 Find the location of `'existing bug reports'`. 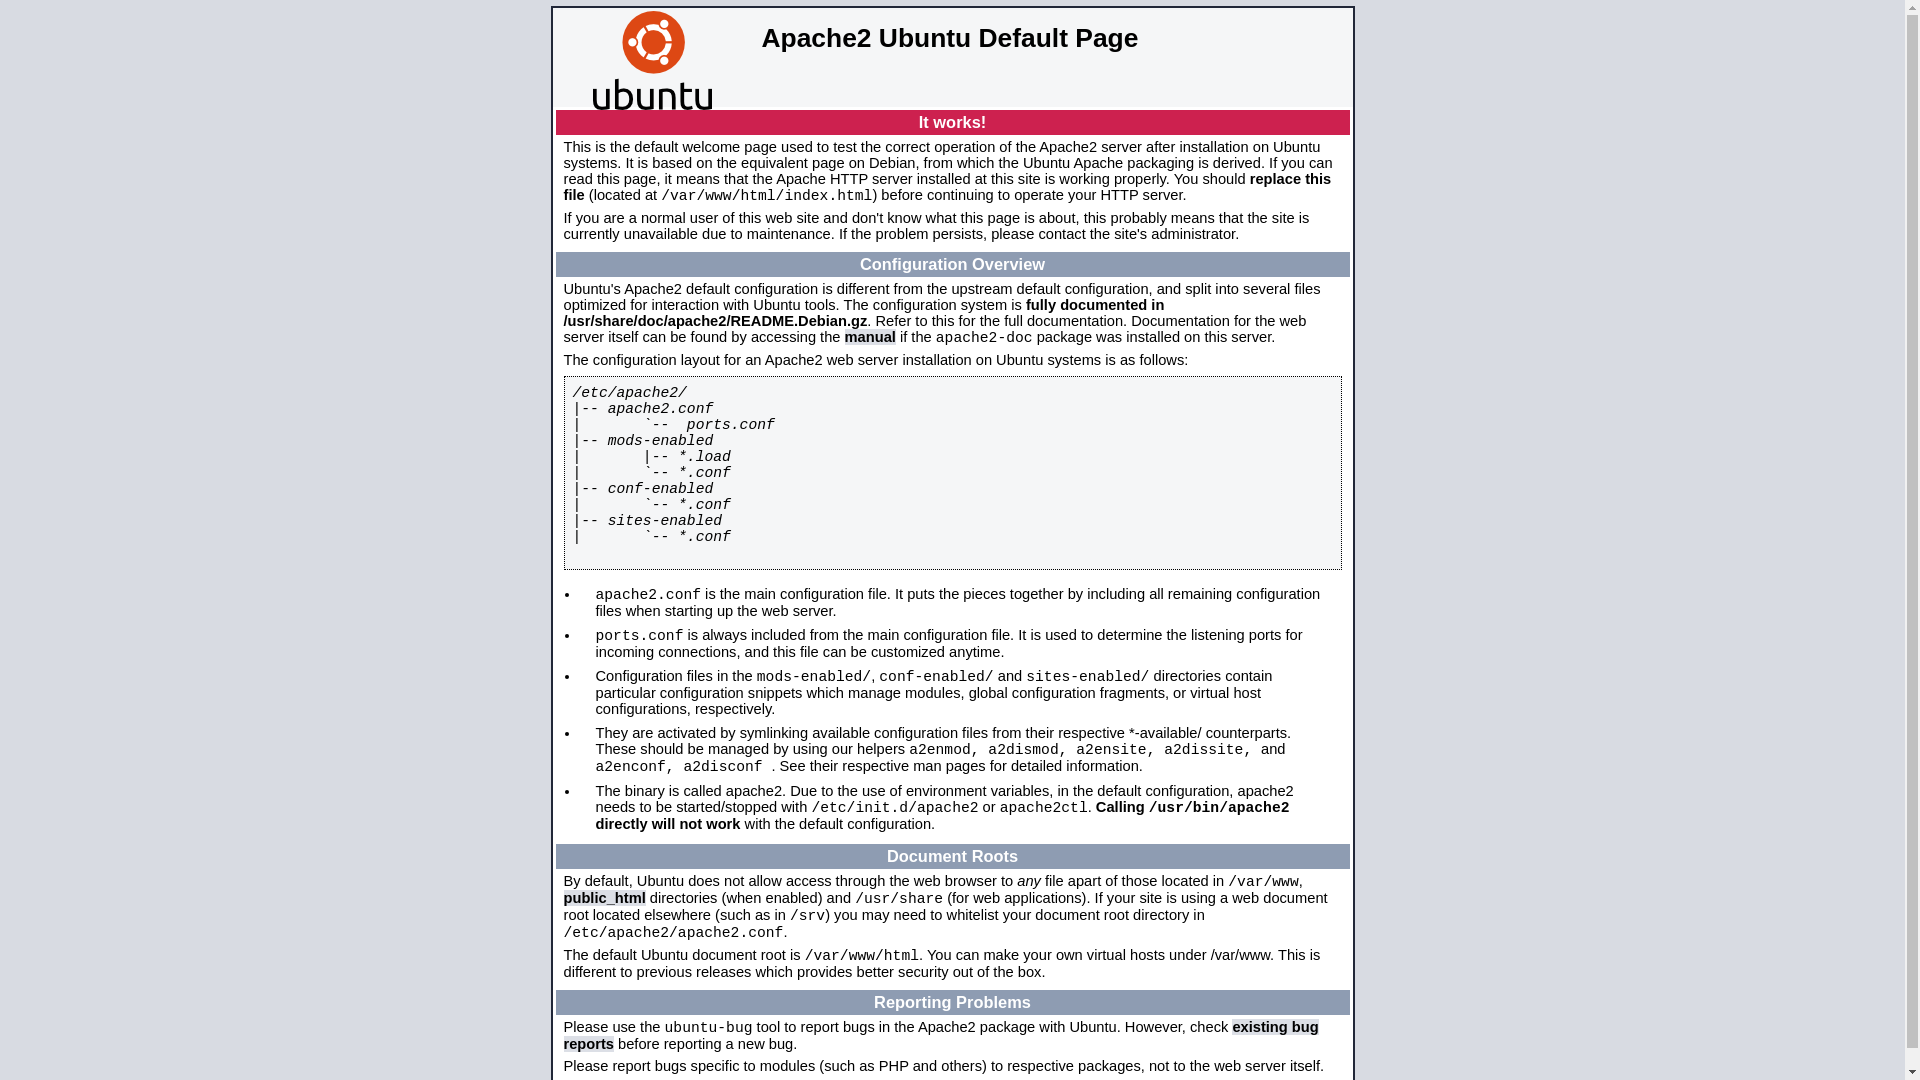

'existing bug reports' is located at coordinates (940, 1035).